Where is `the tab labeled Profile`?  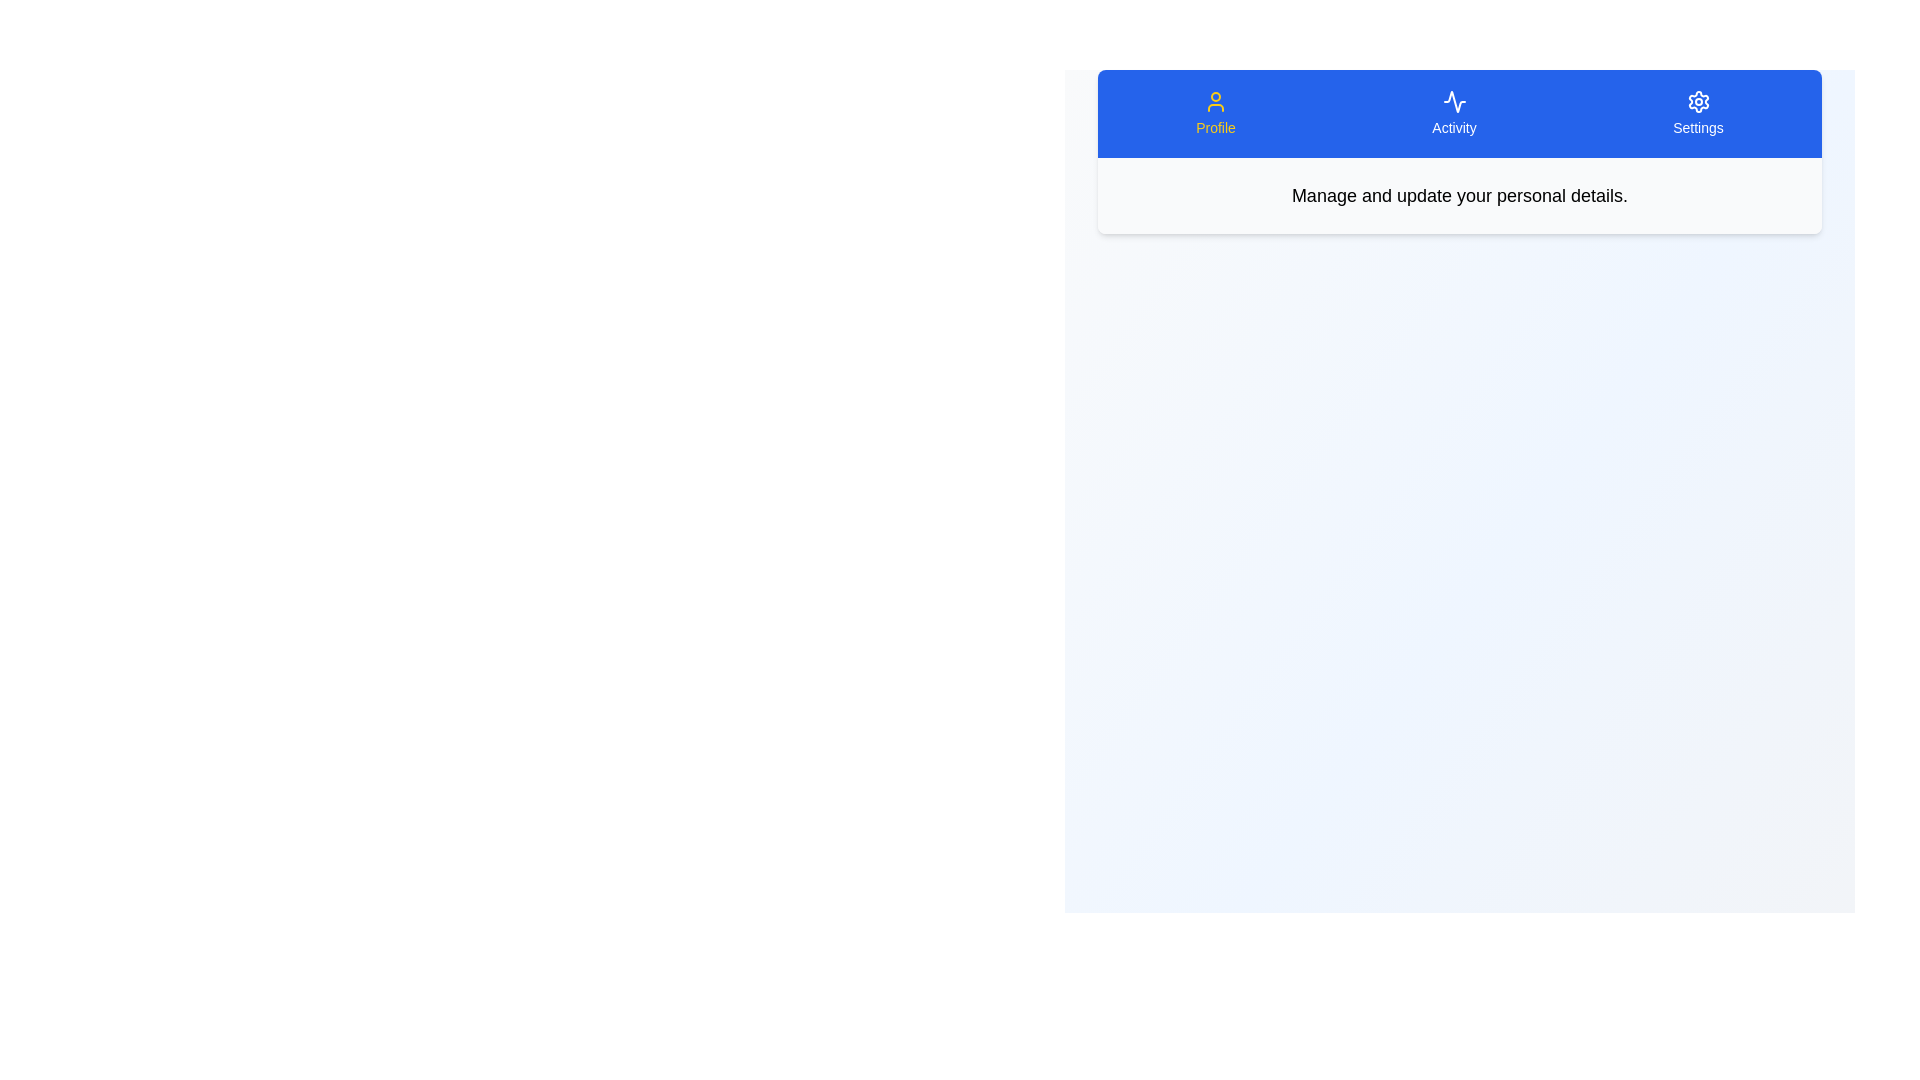
the tab labeled Profile is located at coordinates (1214, 114).